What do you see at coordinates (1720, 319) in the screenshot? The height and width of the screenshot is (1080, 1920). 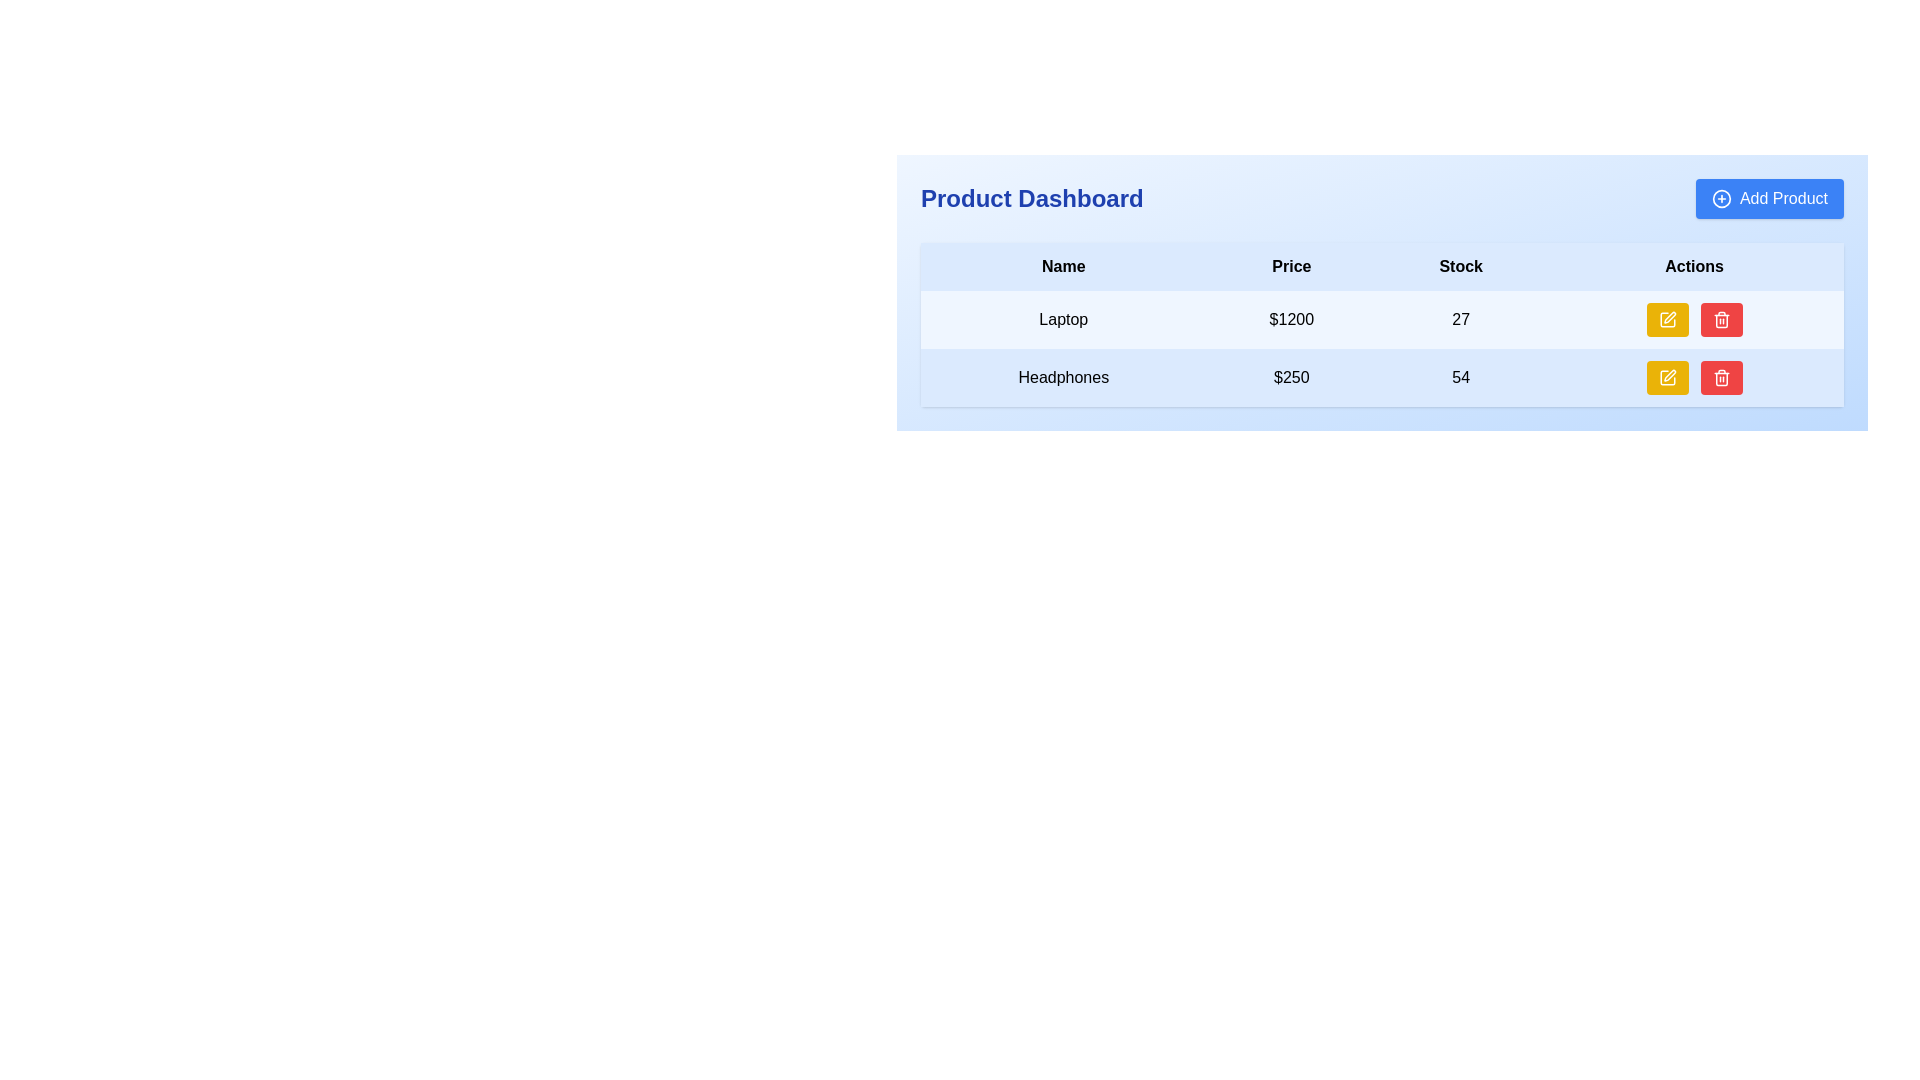 I see `the delete button located` at bounding box center [1720, 319].